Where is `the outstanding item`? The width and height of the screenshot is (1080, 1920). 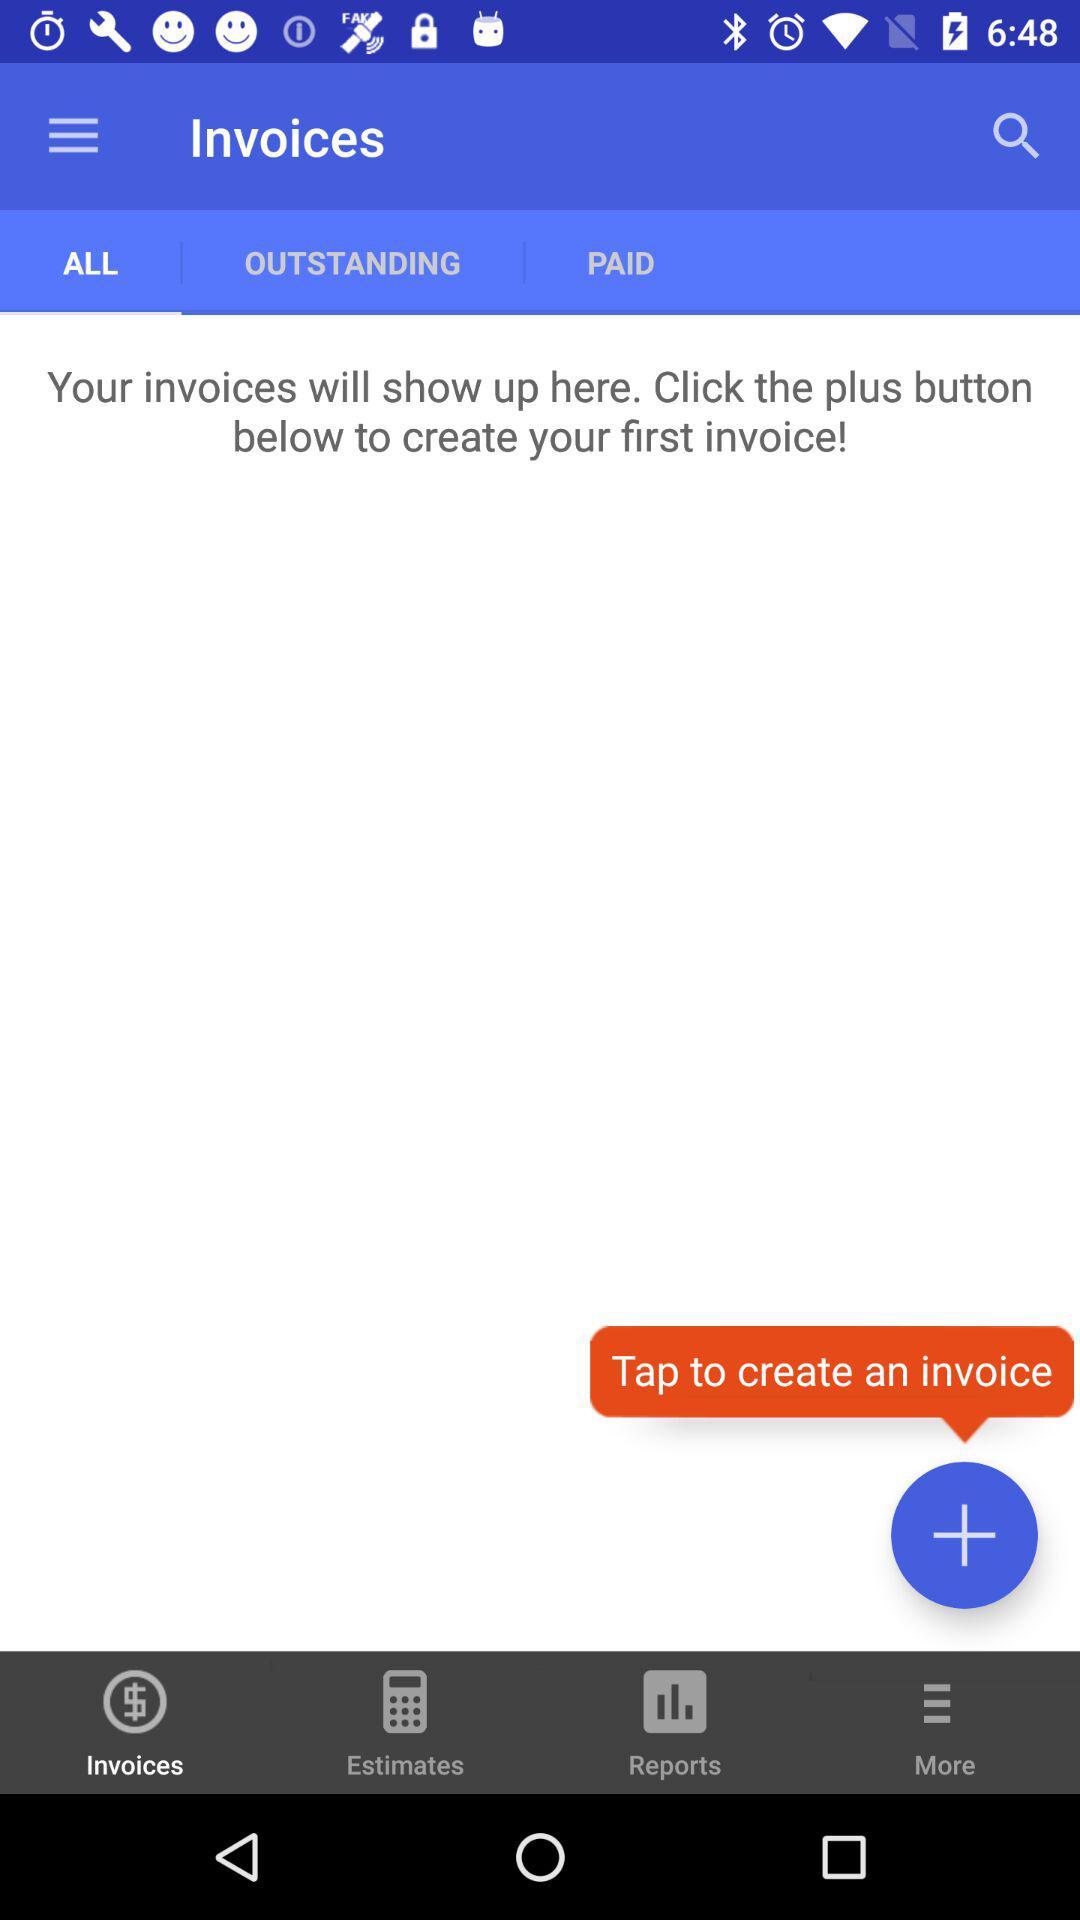 the outstanding item is located at coordinates (351, 261).